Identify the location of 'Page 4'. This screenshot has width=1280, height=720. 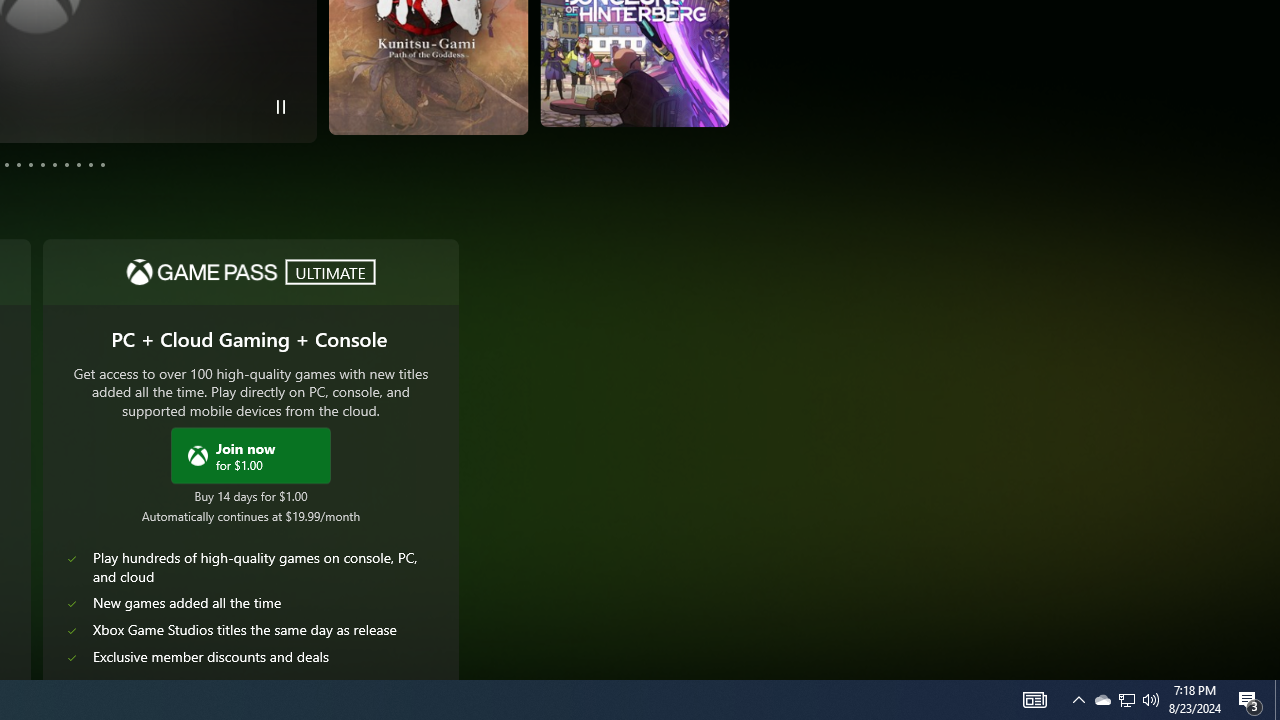
(7, 163).